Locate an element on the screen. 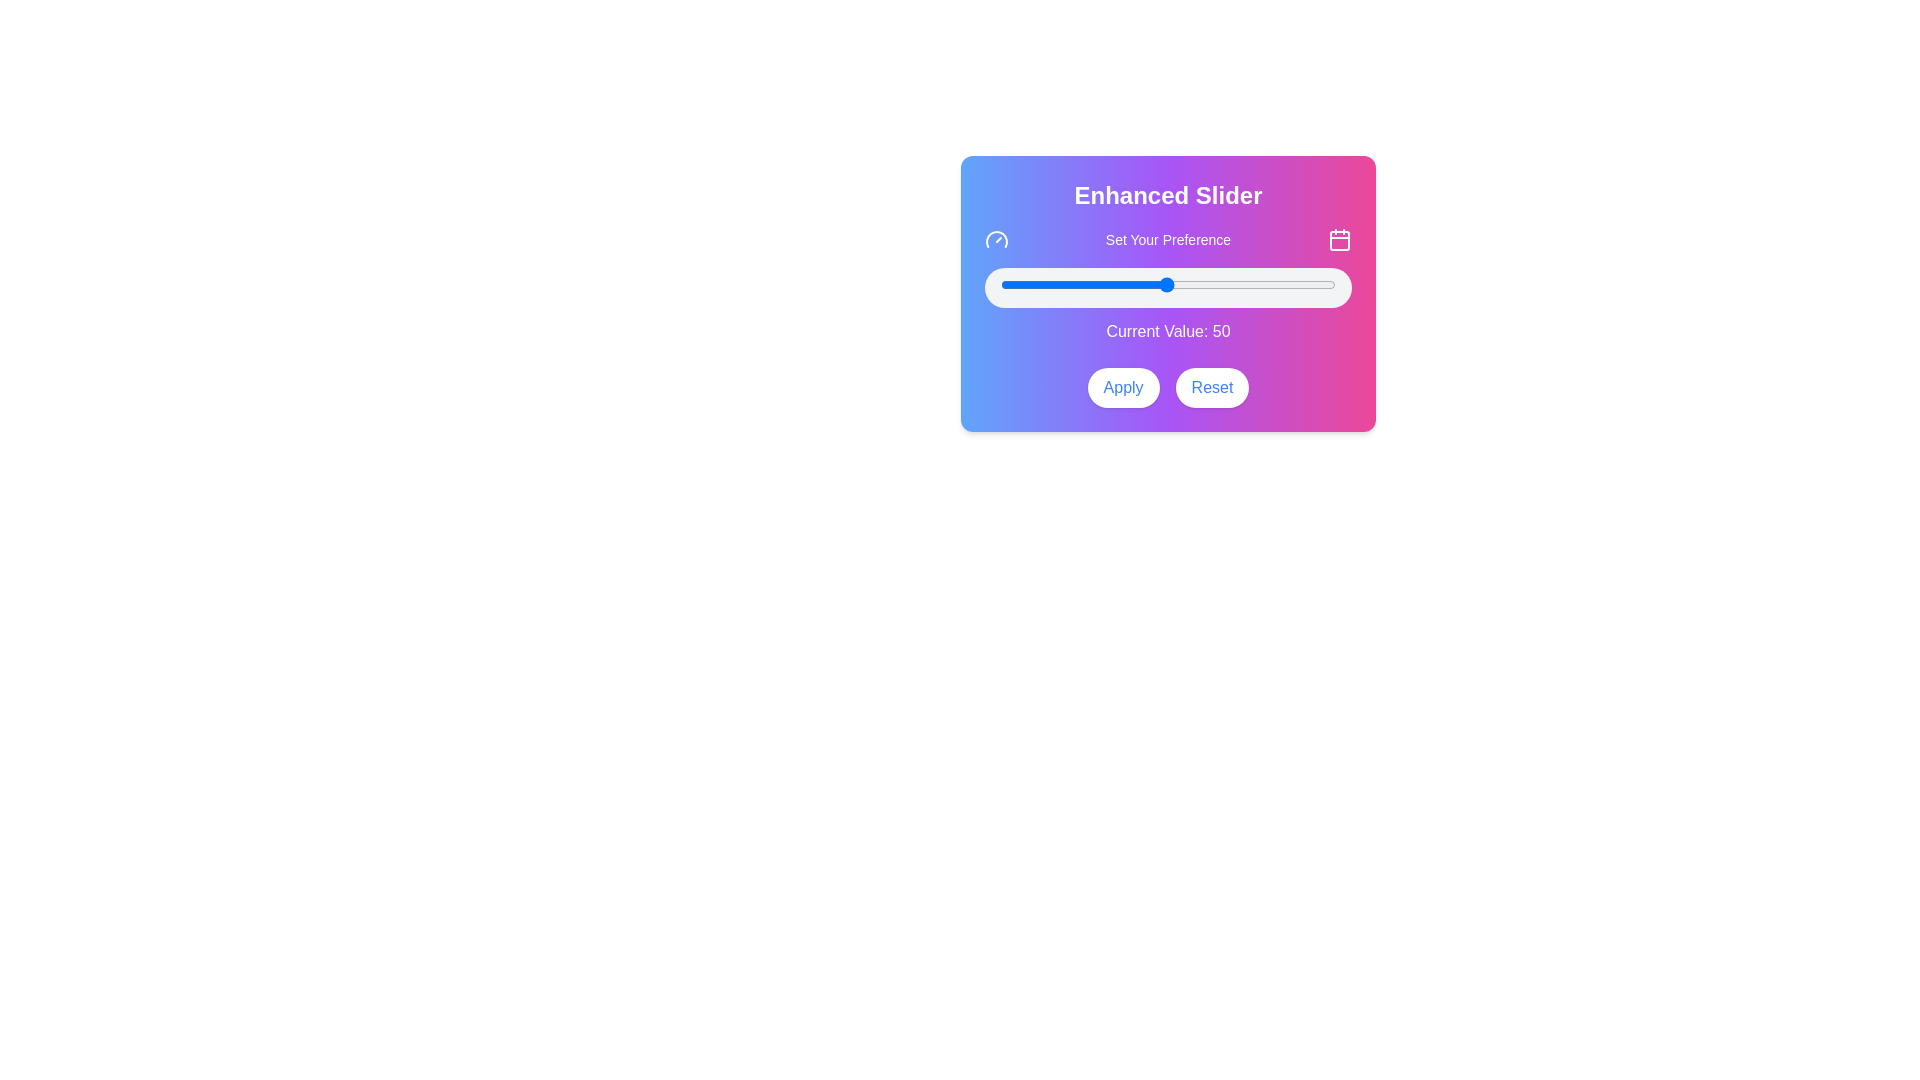  the slider value is located at coordinates (1209, 285).